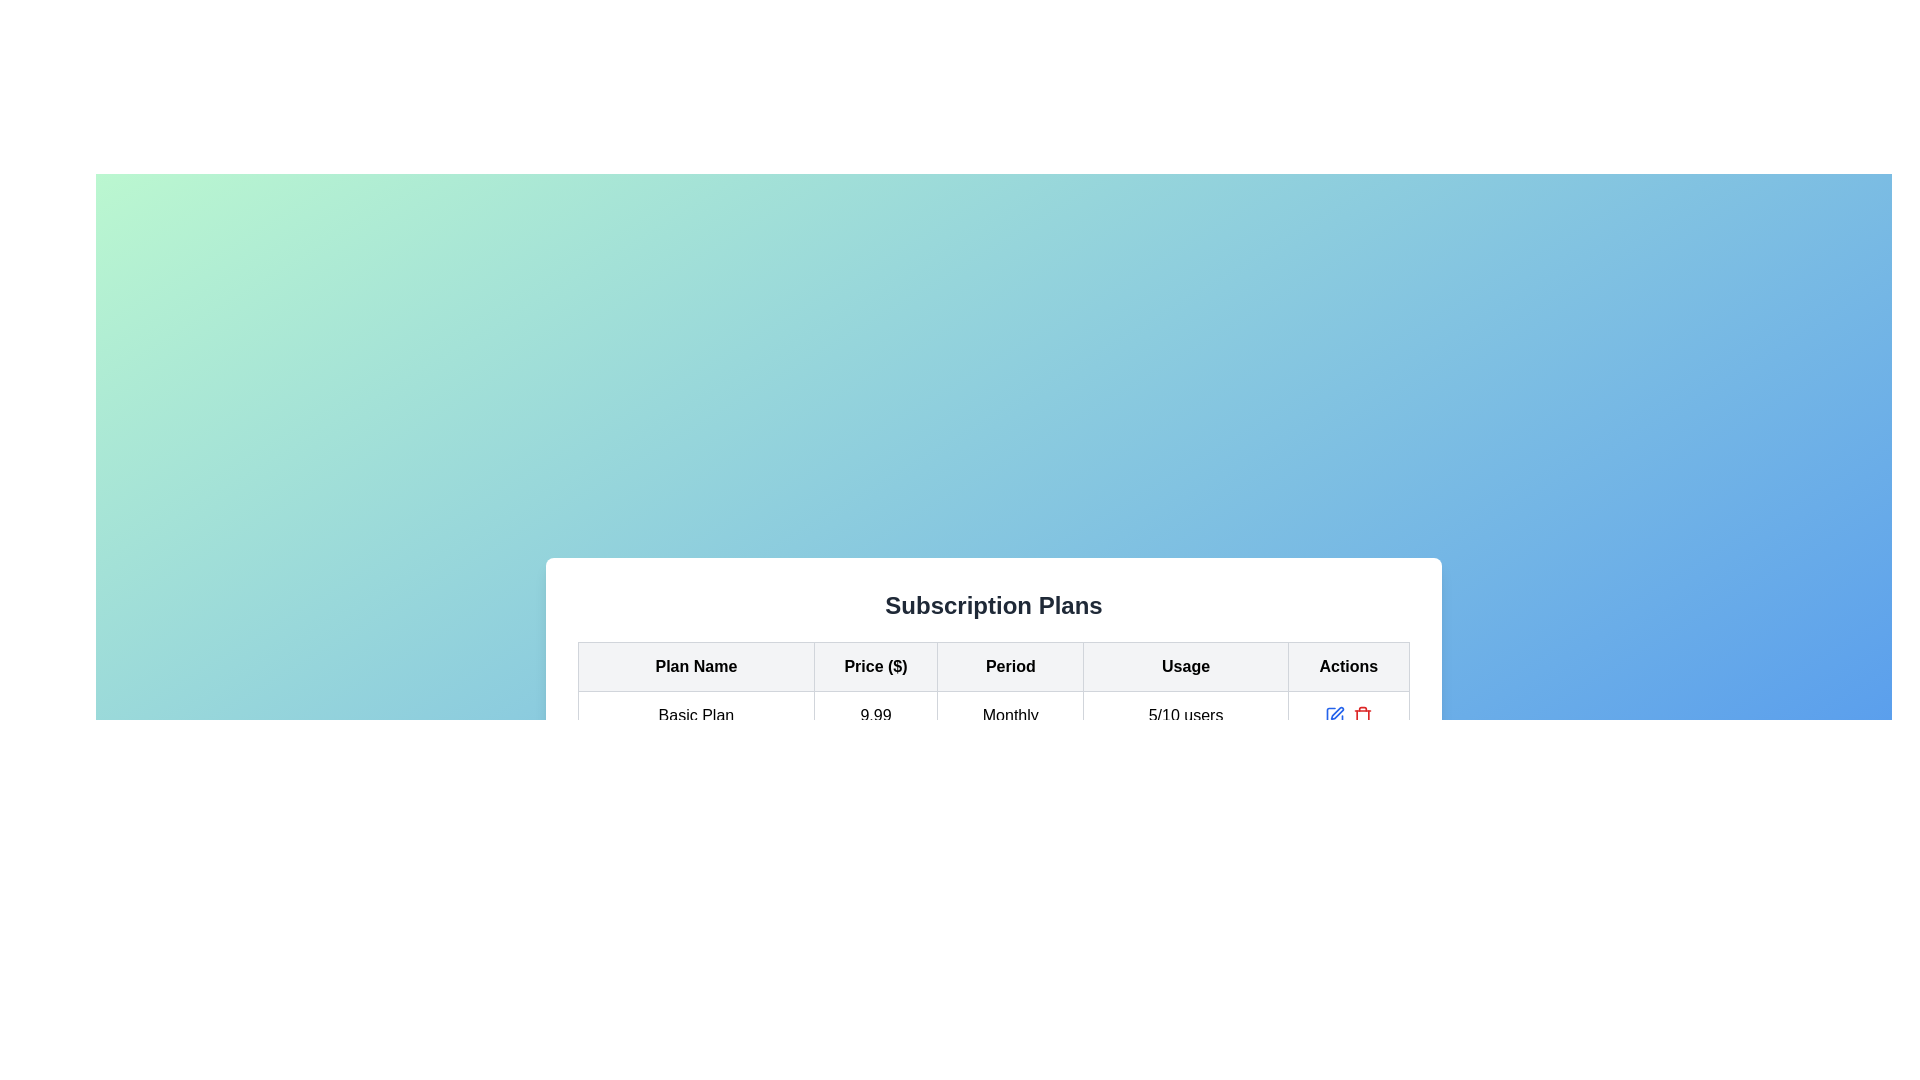 The image size is (1920, 1080). What do you see at coordinates (1010, 714) in the screenshot?
I see `the static text cell displaying 'Monthly', which is the third element in the row under the 'Period' column, between '9.99' and '5/10 users'` at bounding box center [1010, 714].